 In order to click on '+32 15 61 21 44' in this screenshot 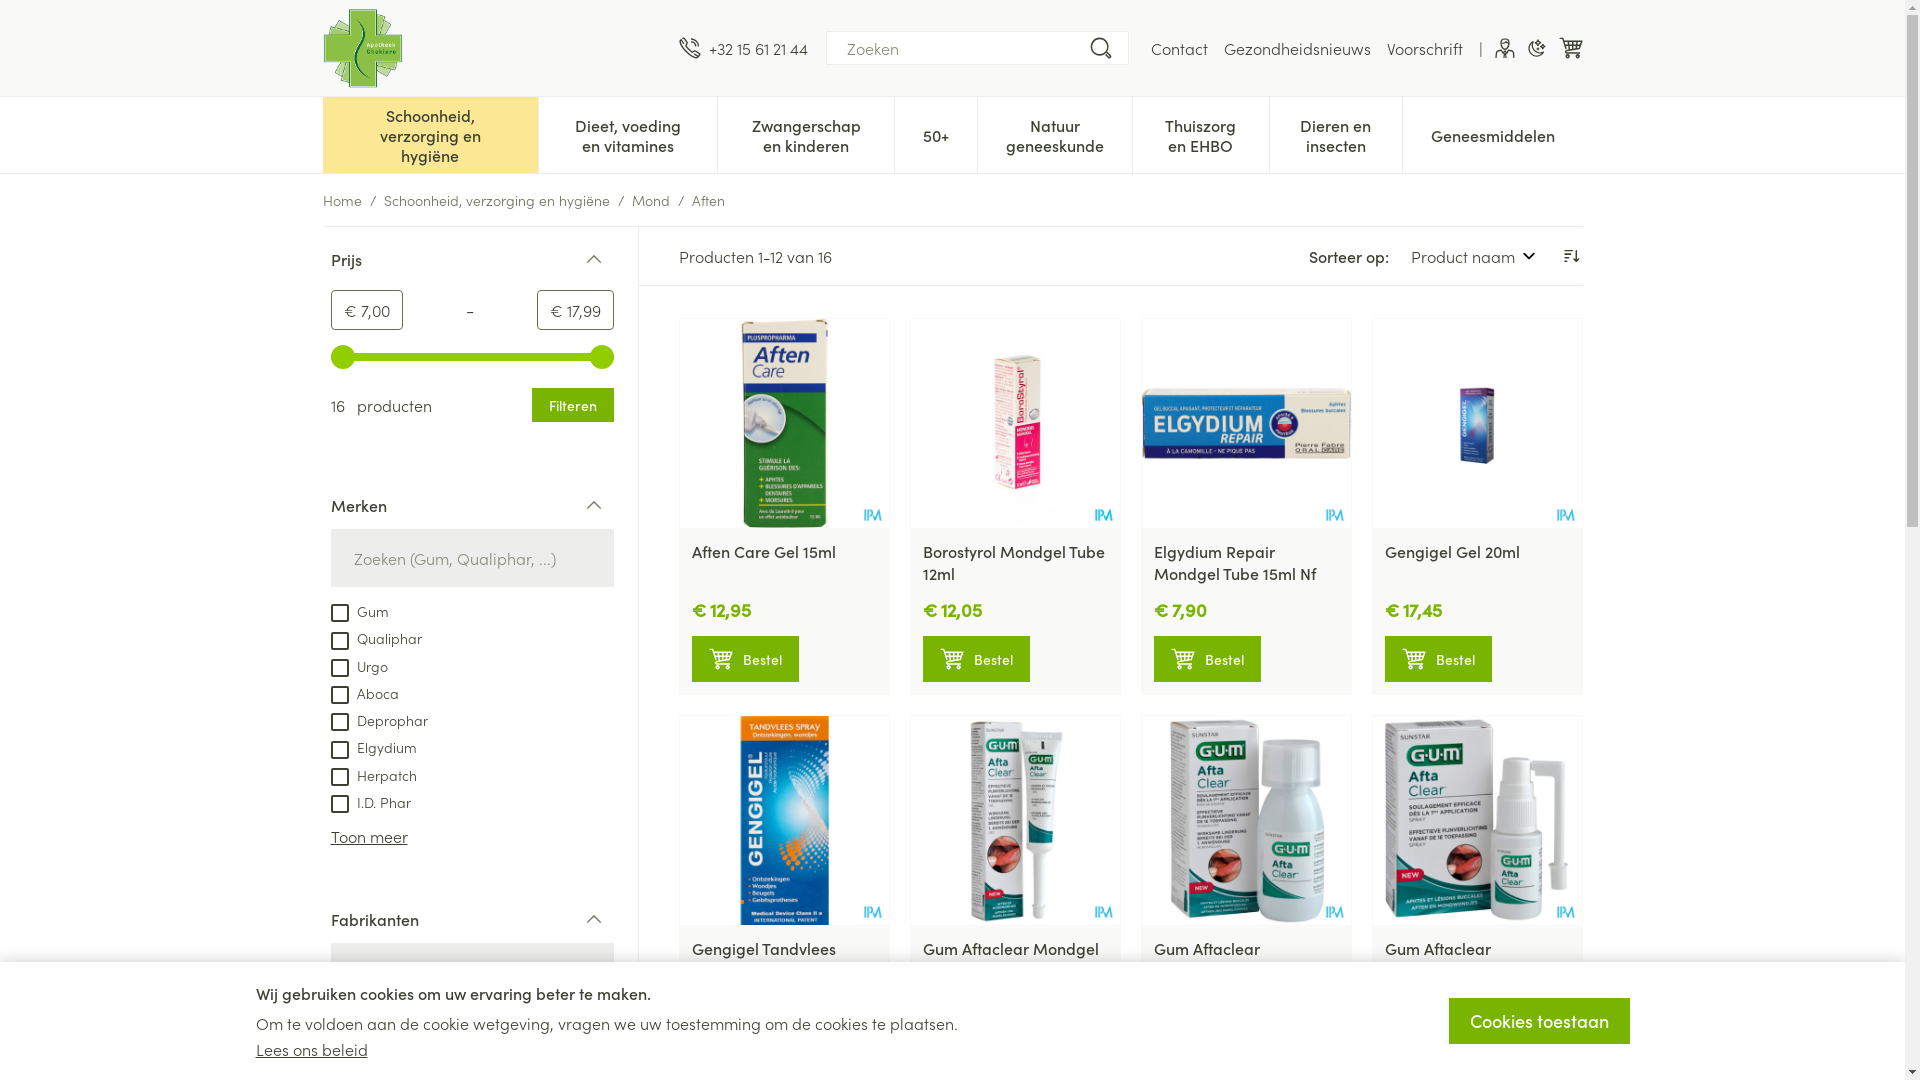, I will do `click(741, 46)`.